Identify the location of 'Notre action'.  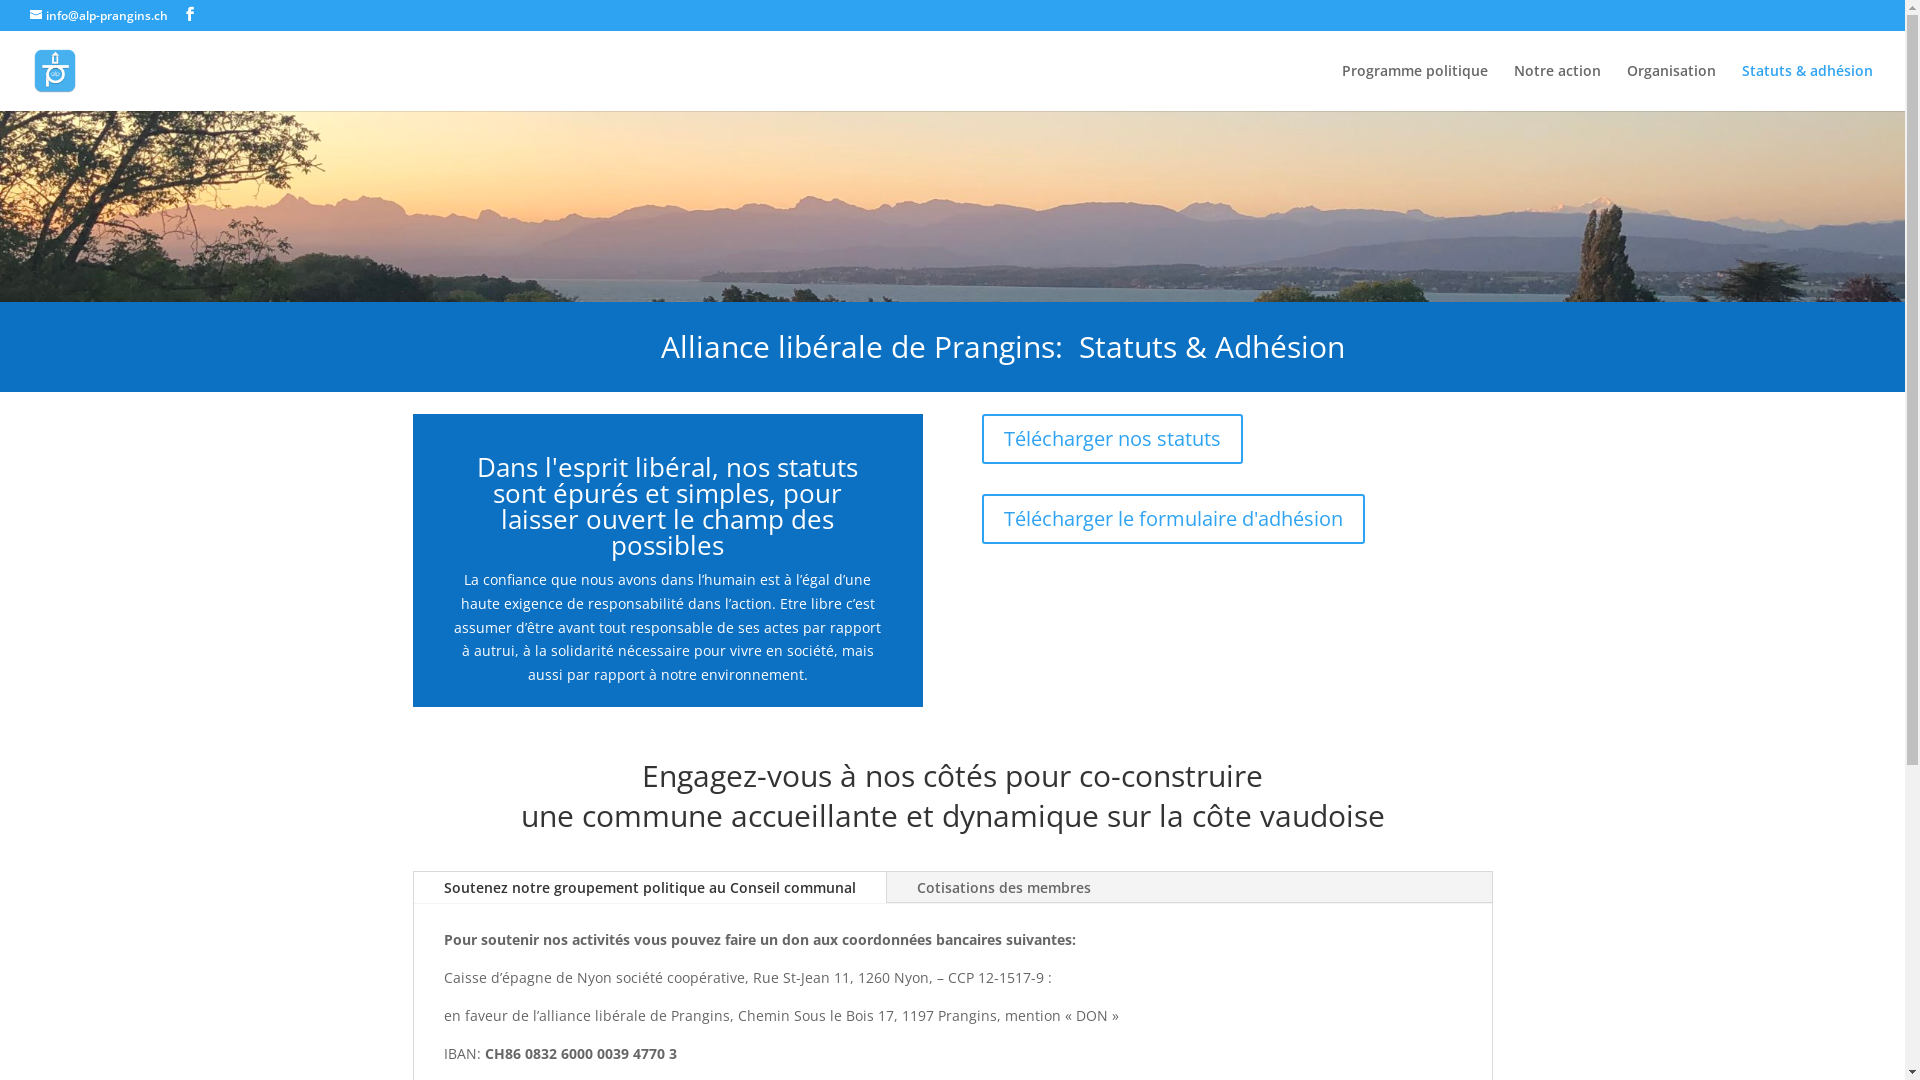
(1556, 86).